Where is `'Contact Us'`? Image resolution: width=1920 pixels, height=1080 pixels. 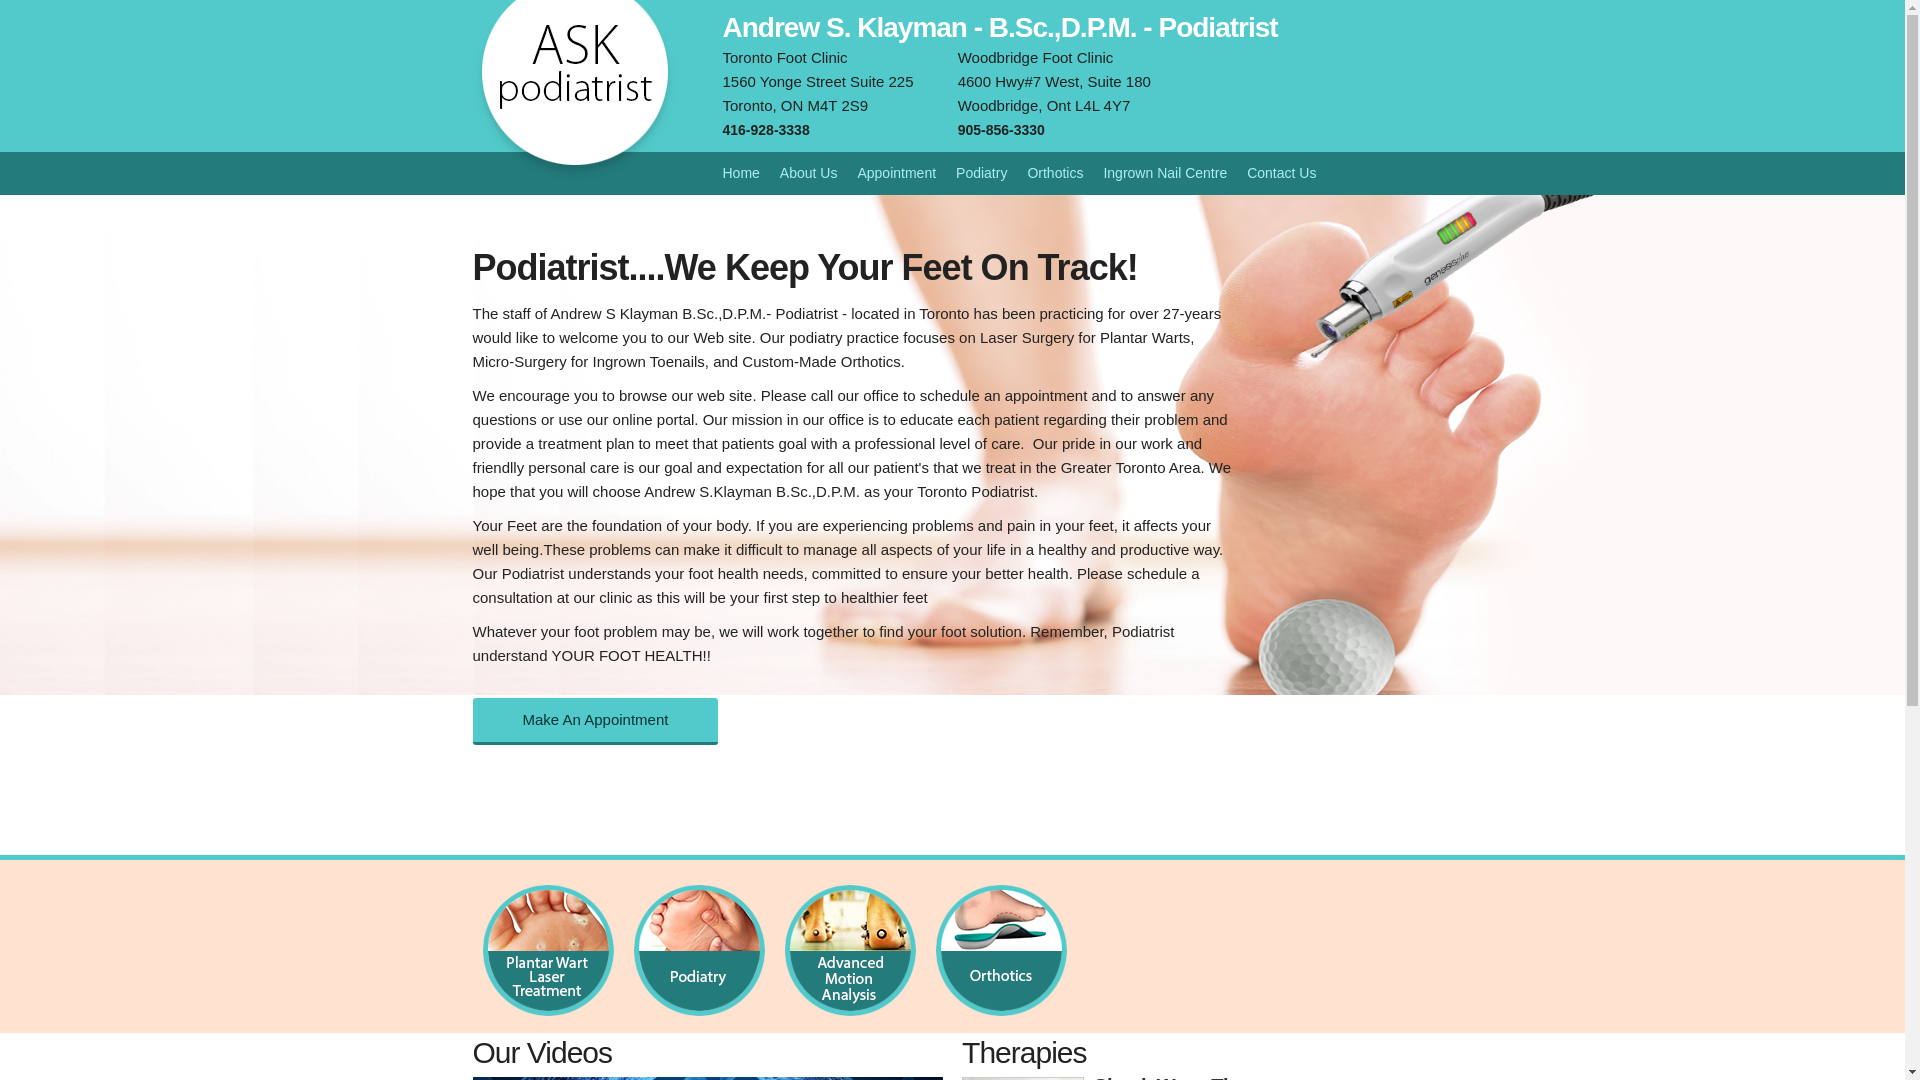
'Contact Us' is located at coordinates (1281, 172).